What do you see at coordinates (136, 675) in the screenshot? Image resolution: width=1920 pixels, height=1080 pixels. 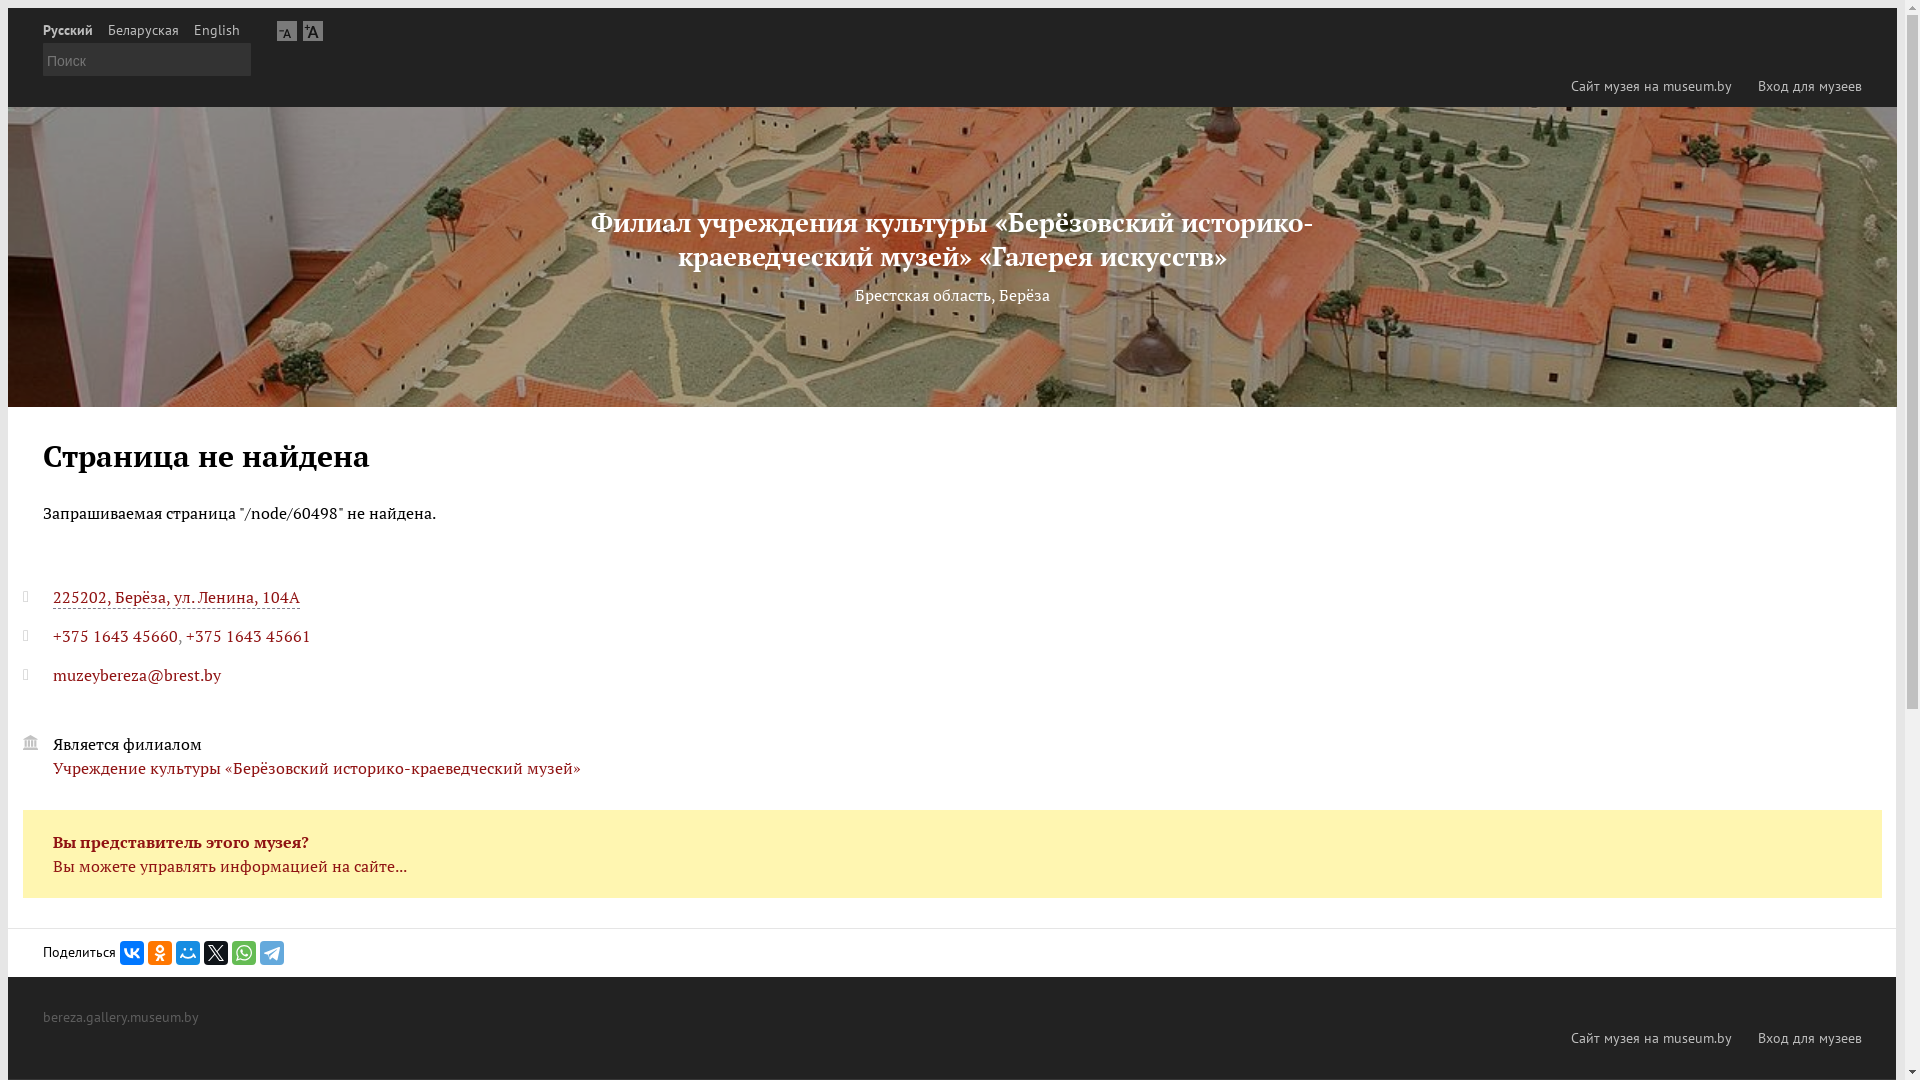 I see `'muzeybereza@brest.by'` at bounding box center [136, 675].